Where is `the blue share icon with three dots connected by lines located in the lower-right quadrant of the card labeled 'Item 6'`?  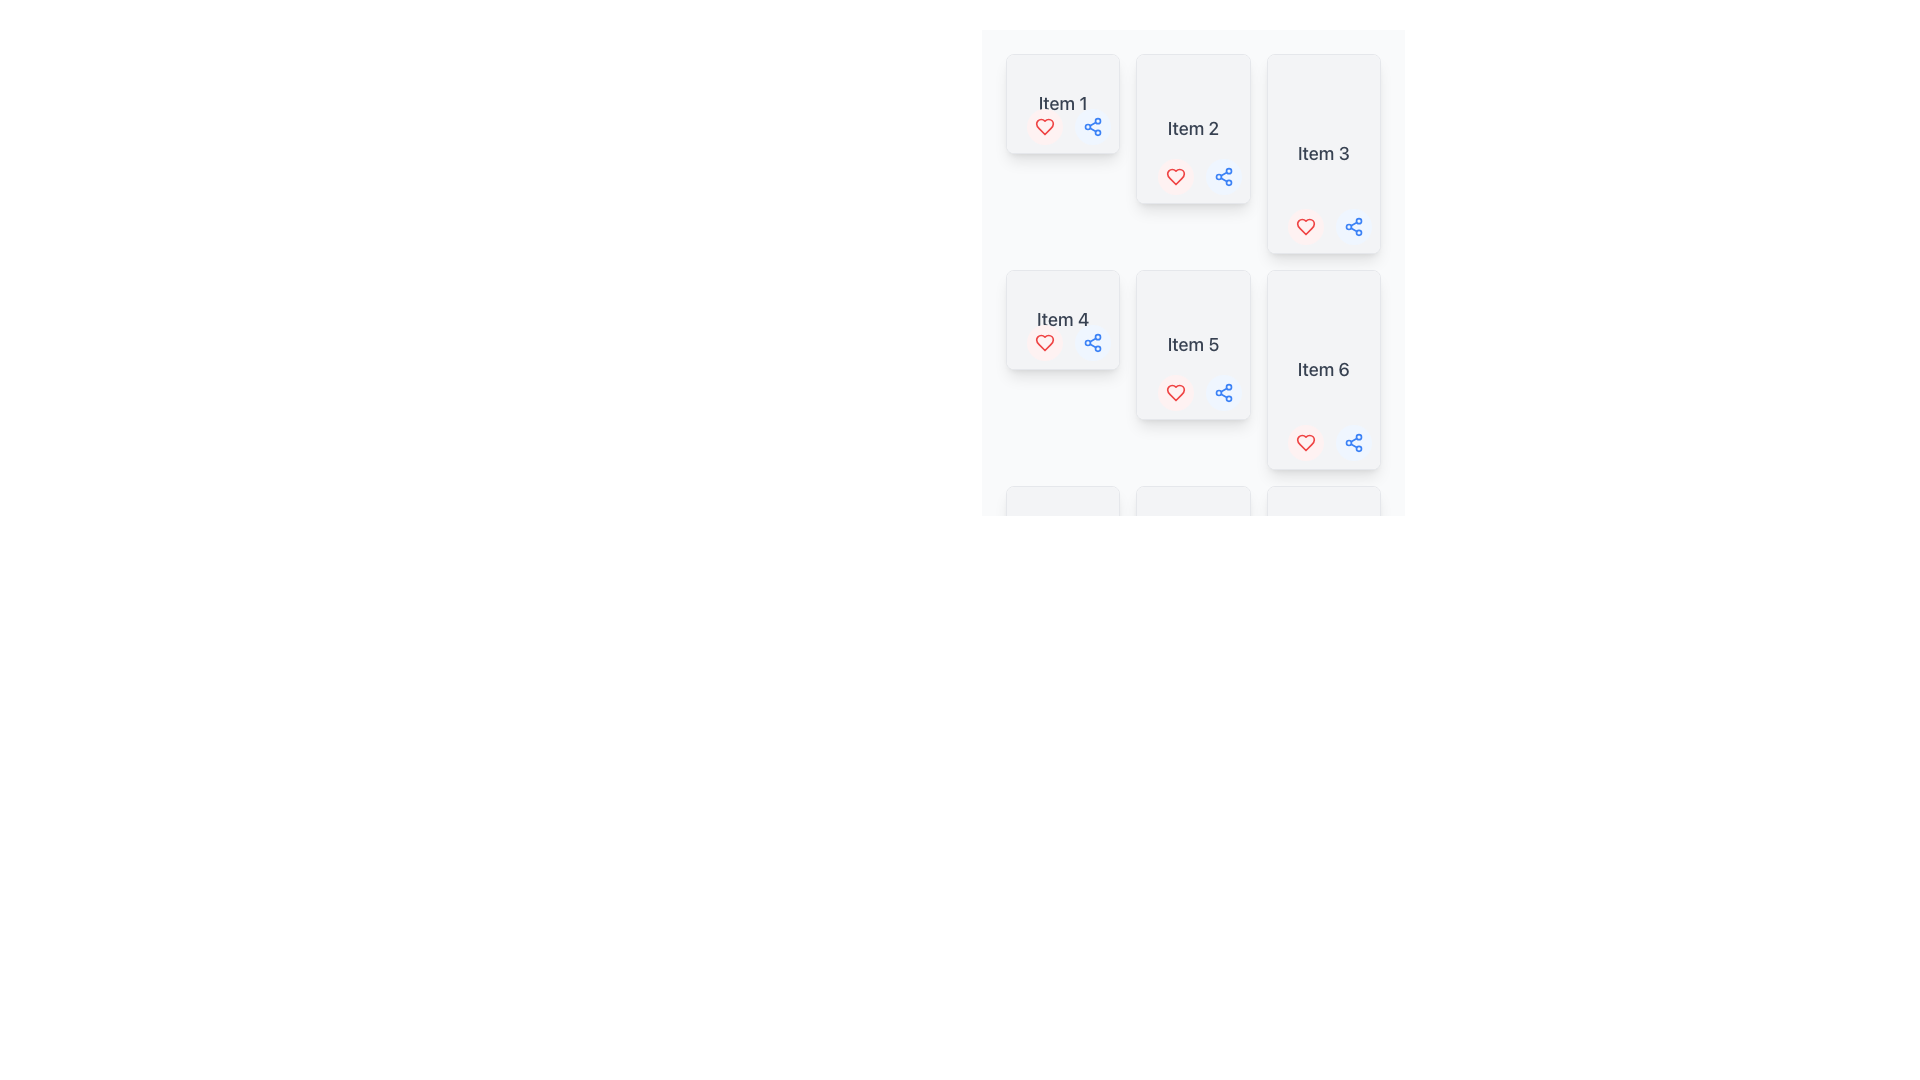 the blue share icon with three dots connected by lines located in the lower-right quadrant of the card labeled 'Item 6' is located at coordinates (1353, 442).